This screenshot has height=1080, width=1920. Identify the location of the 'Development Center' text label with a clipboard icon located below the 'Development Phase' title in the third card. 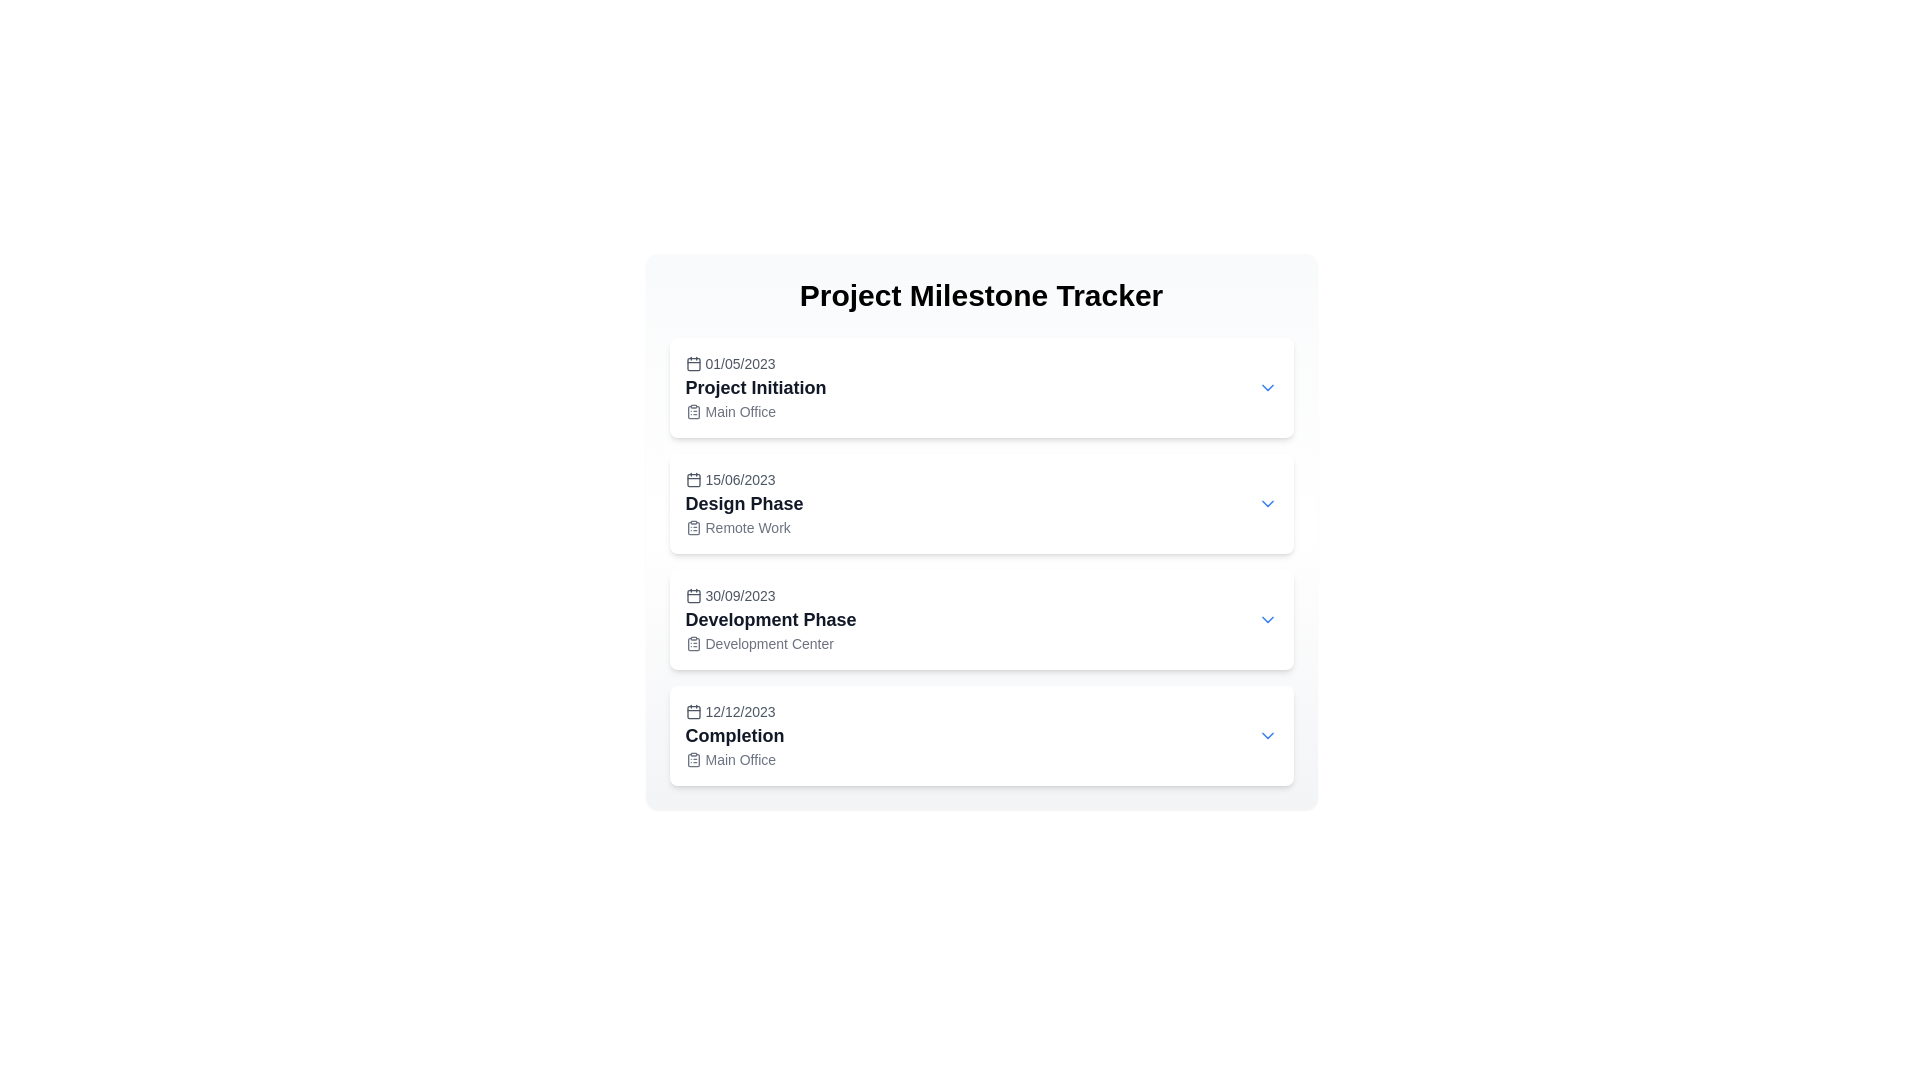
(770, 644).